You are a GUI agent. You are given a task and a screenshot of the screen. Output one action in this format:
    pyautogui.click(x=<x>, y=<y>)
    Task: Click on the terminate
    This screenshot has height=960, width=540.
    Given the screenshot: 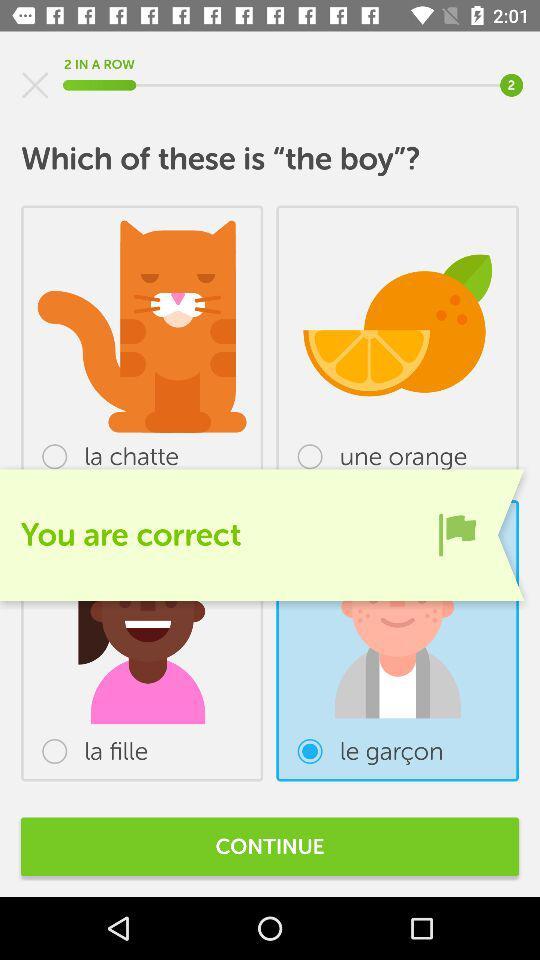 What is the action you would take?
    pyautogui.click(x=35, y=85)
    